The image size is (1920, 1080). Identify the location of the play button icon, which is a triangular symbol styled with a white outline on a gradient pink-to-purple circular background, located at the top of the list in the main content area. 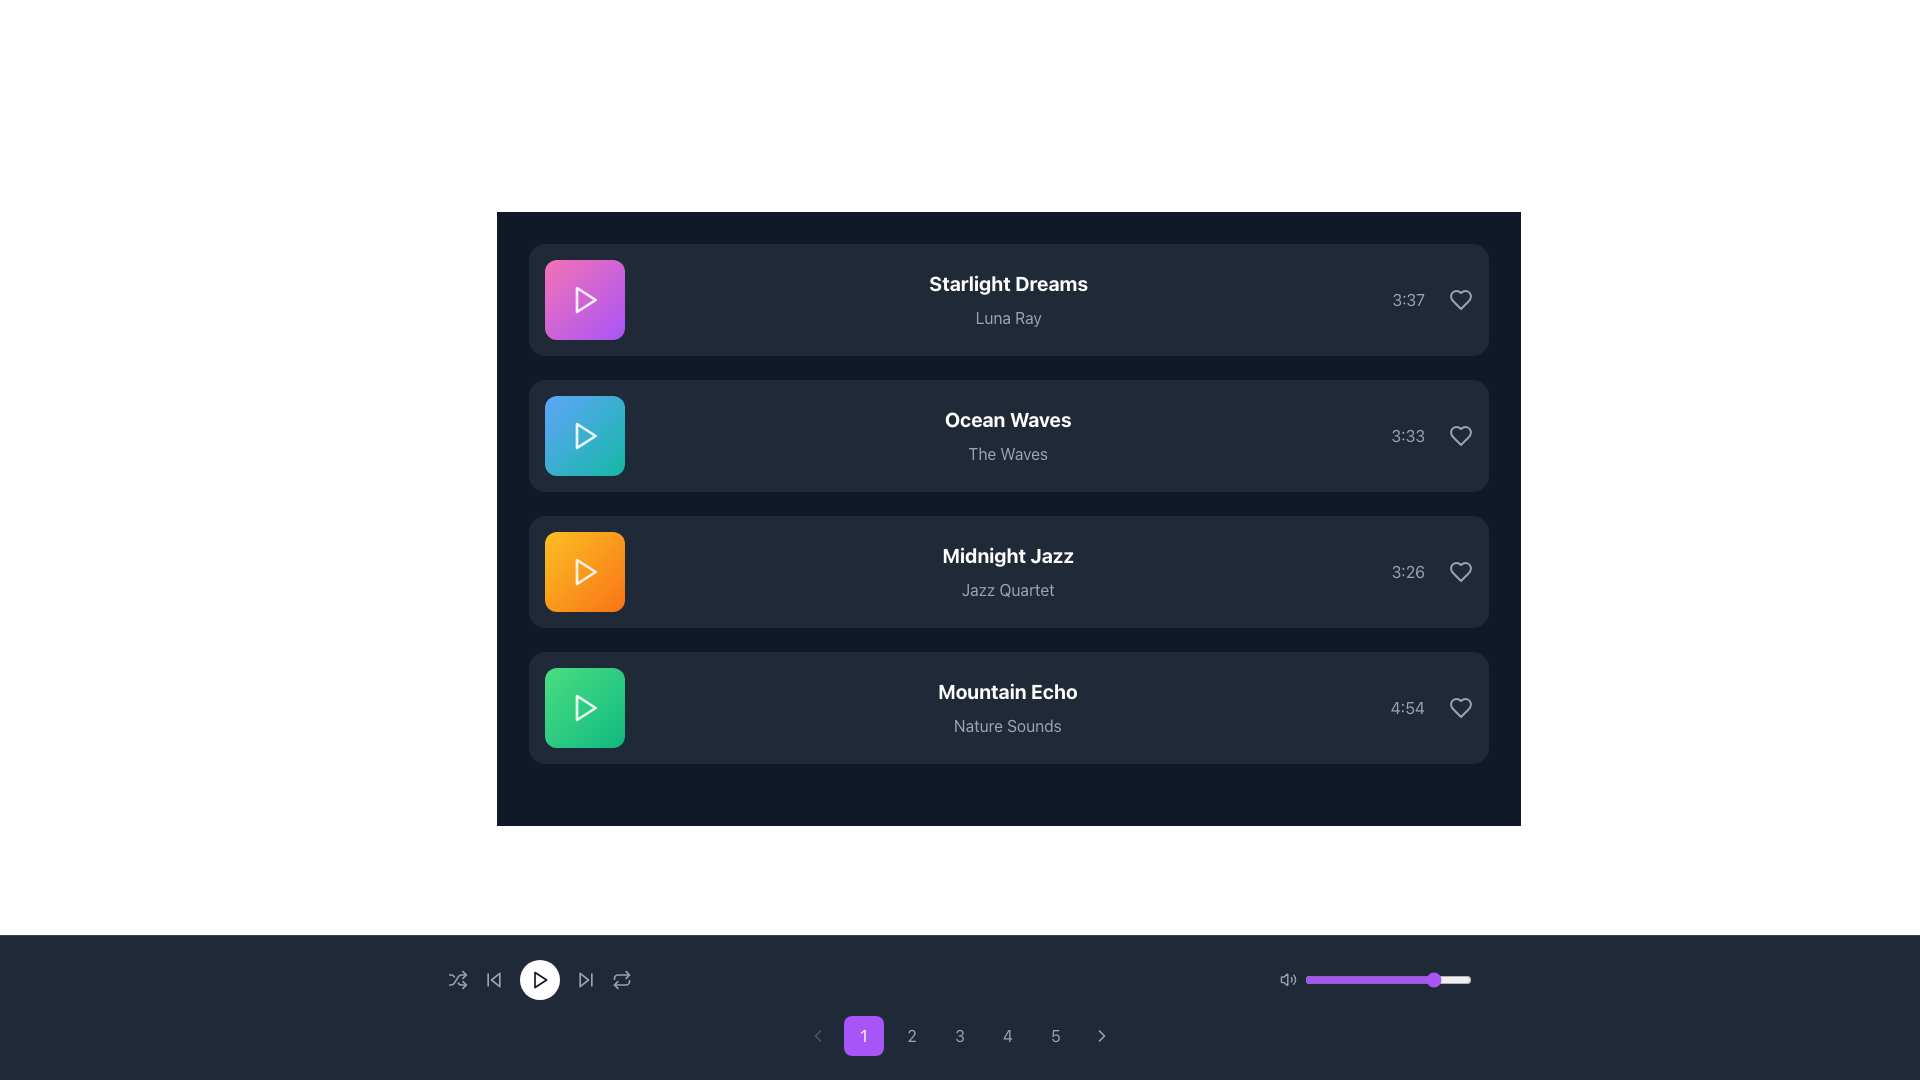
(584, 300).